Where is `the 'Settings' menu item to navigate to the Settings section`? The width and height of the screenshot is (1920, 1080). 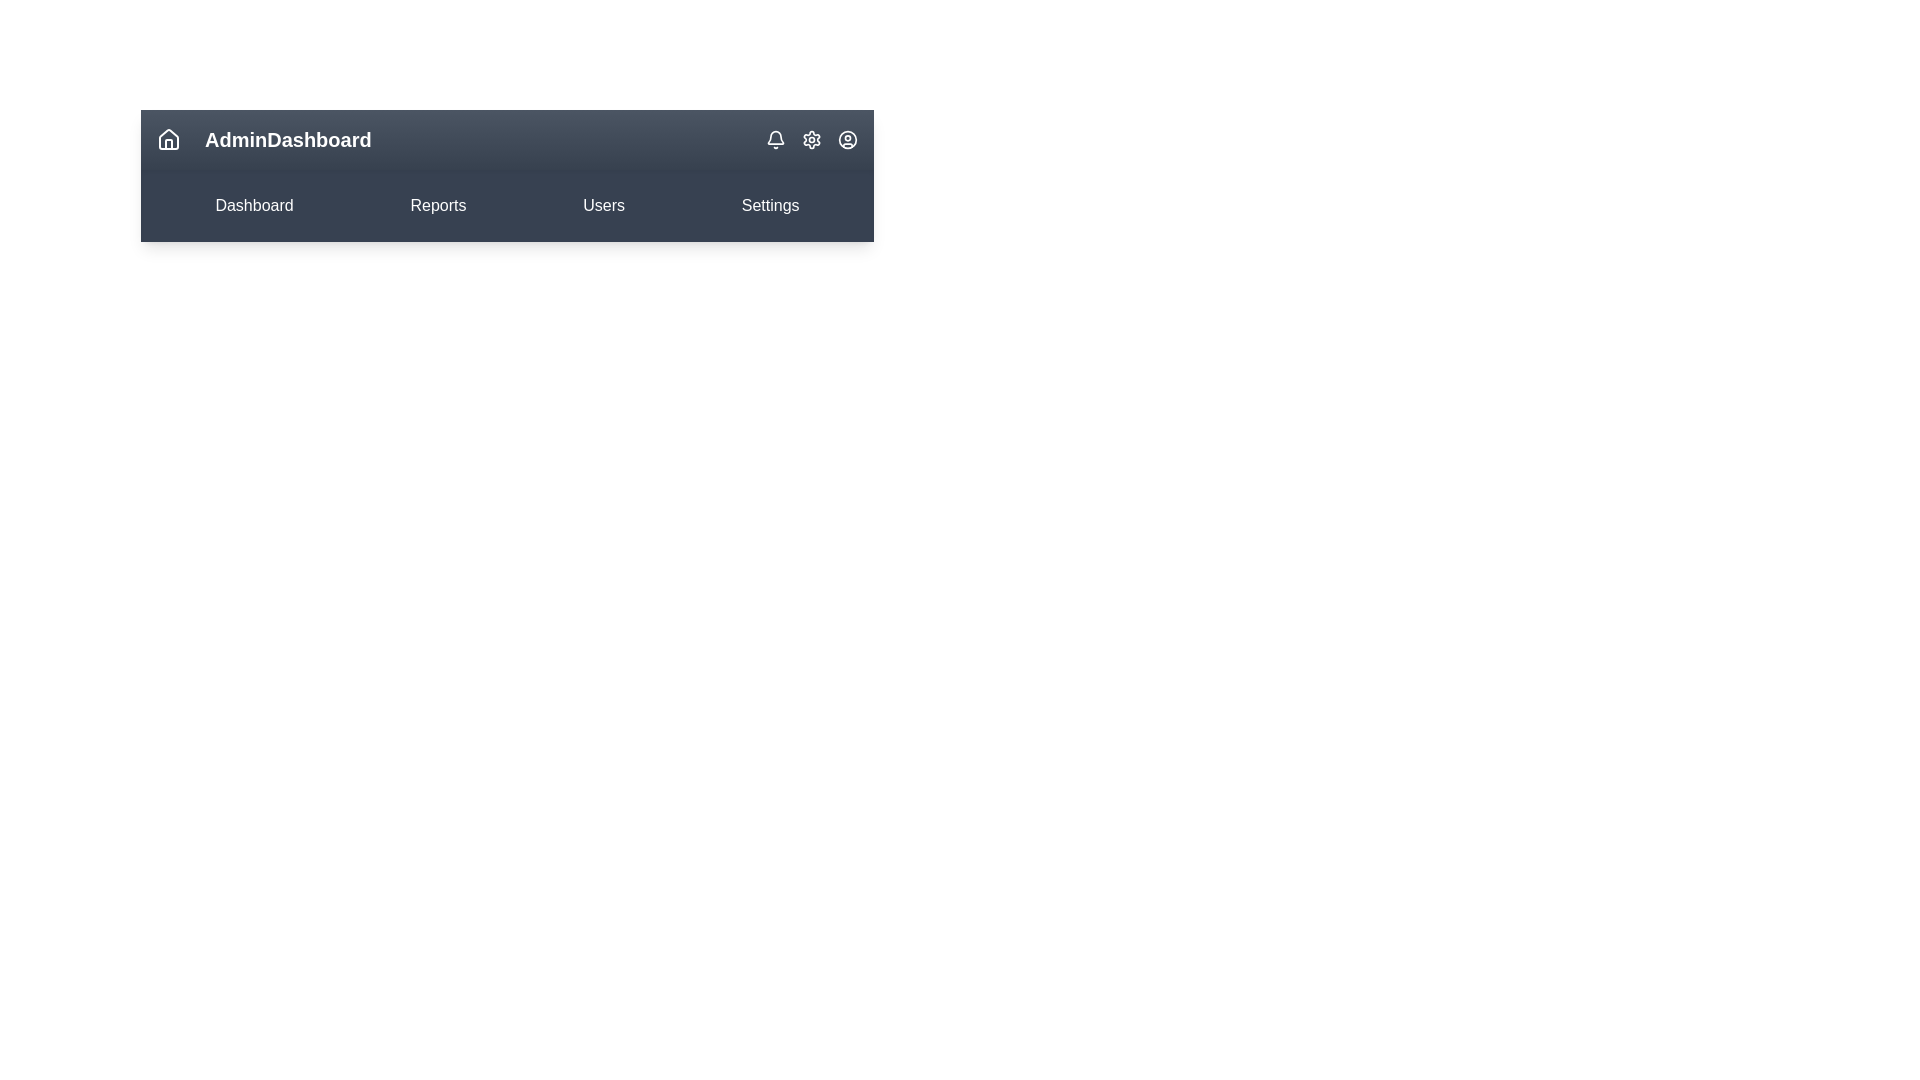
the 'Settings' menu item to navigate to the Settings section is located at coordinates (768, 205).